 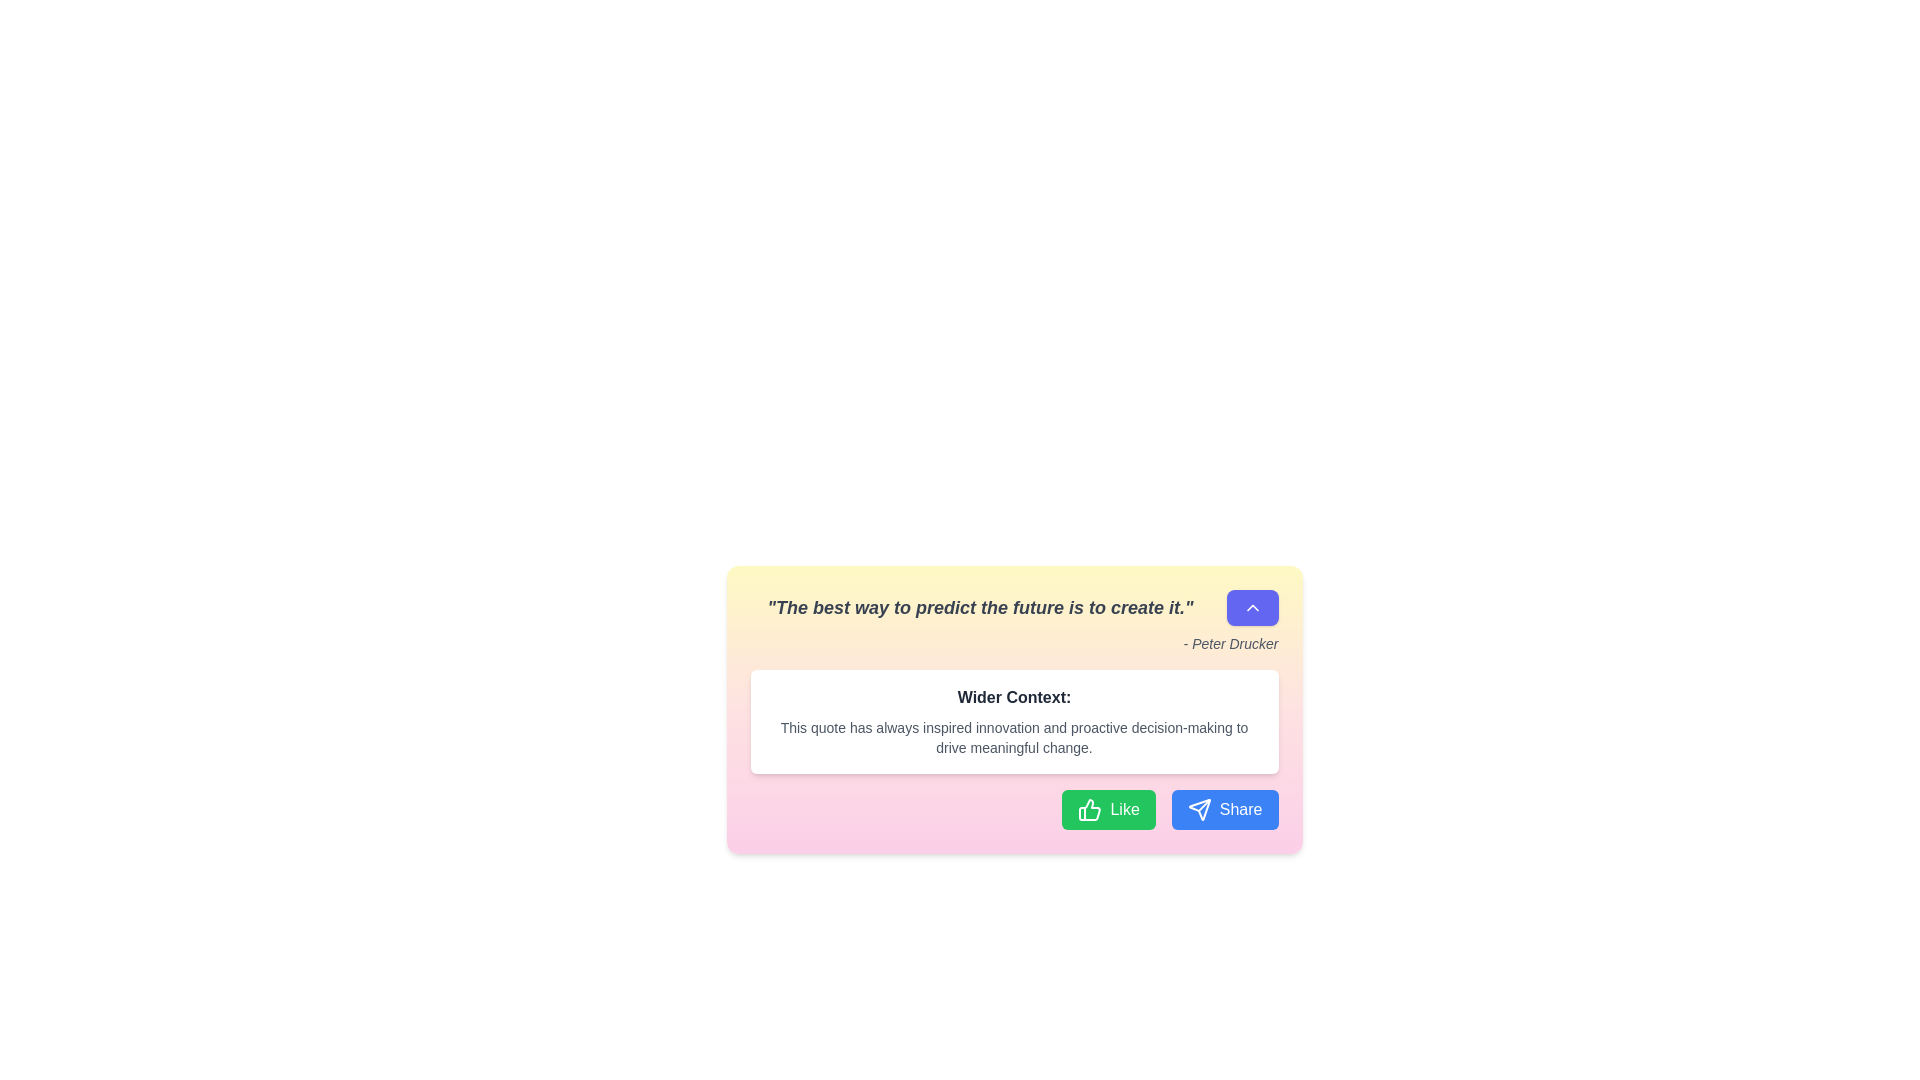 I want to click on the sharing icon located at the bottom right of the visible card, next to the blue 'Share' button with white text, so click(x=1199, y=810).